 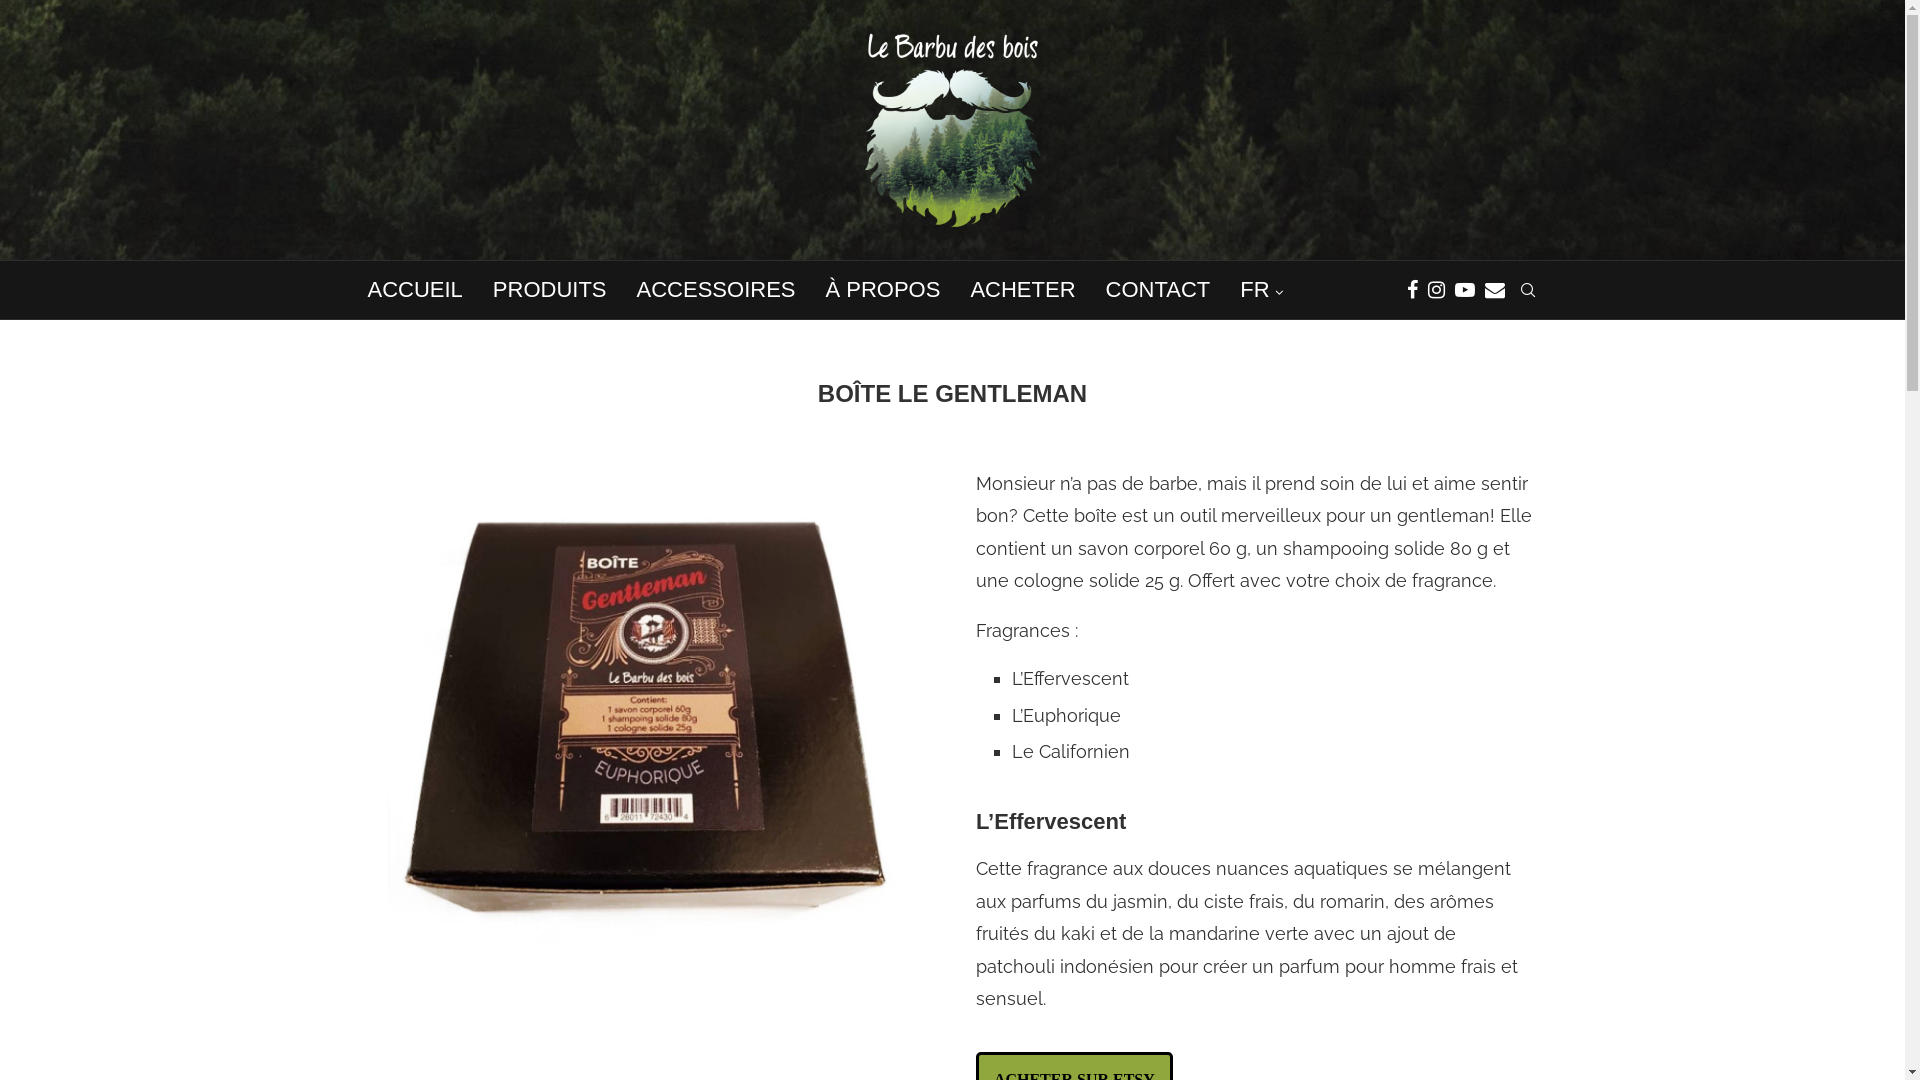 I want to click on 'ACHETER', so click(x=1022, y=289).